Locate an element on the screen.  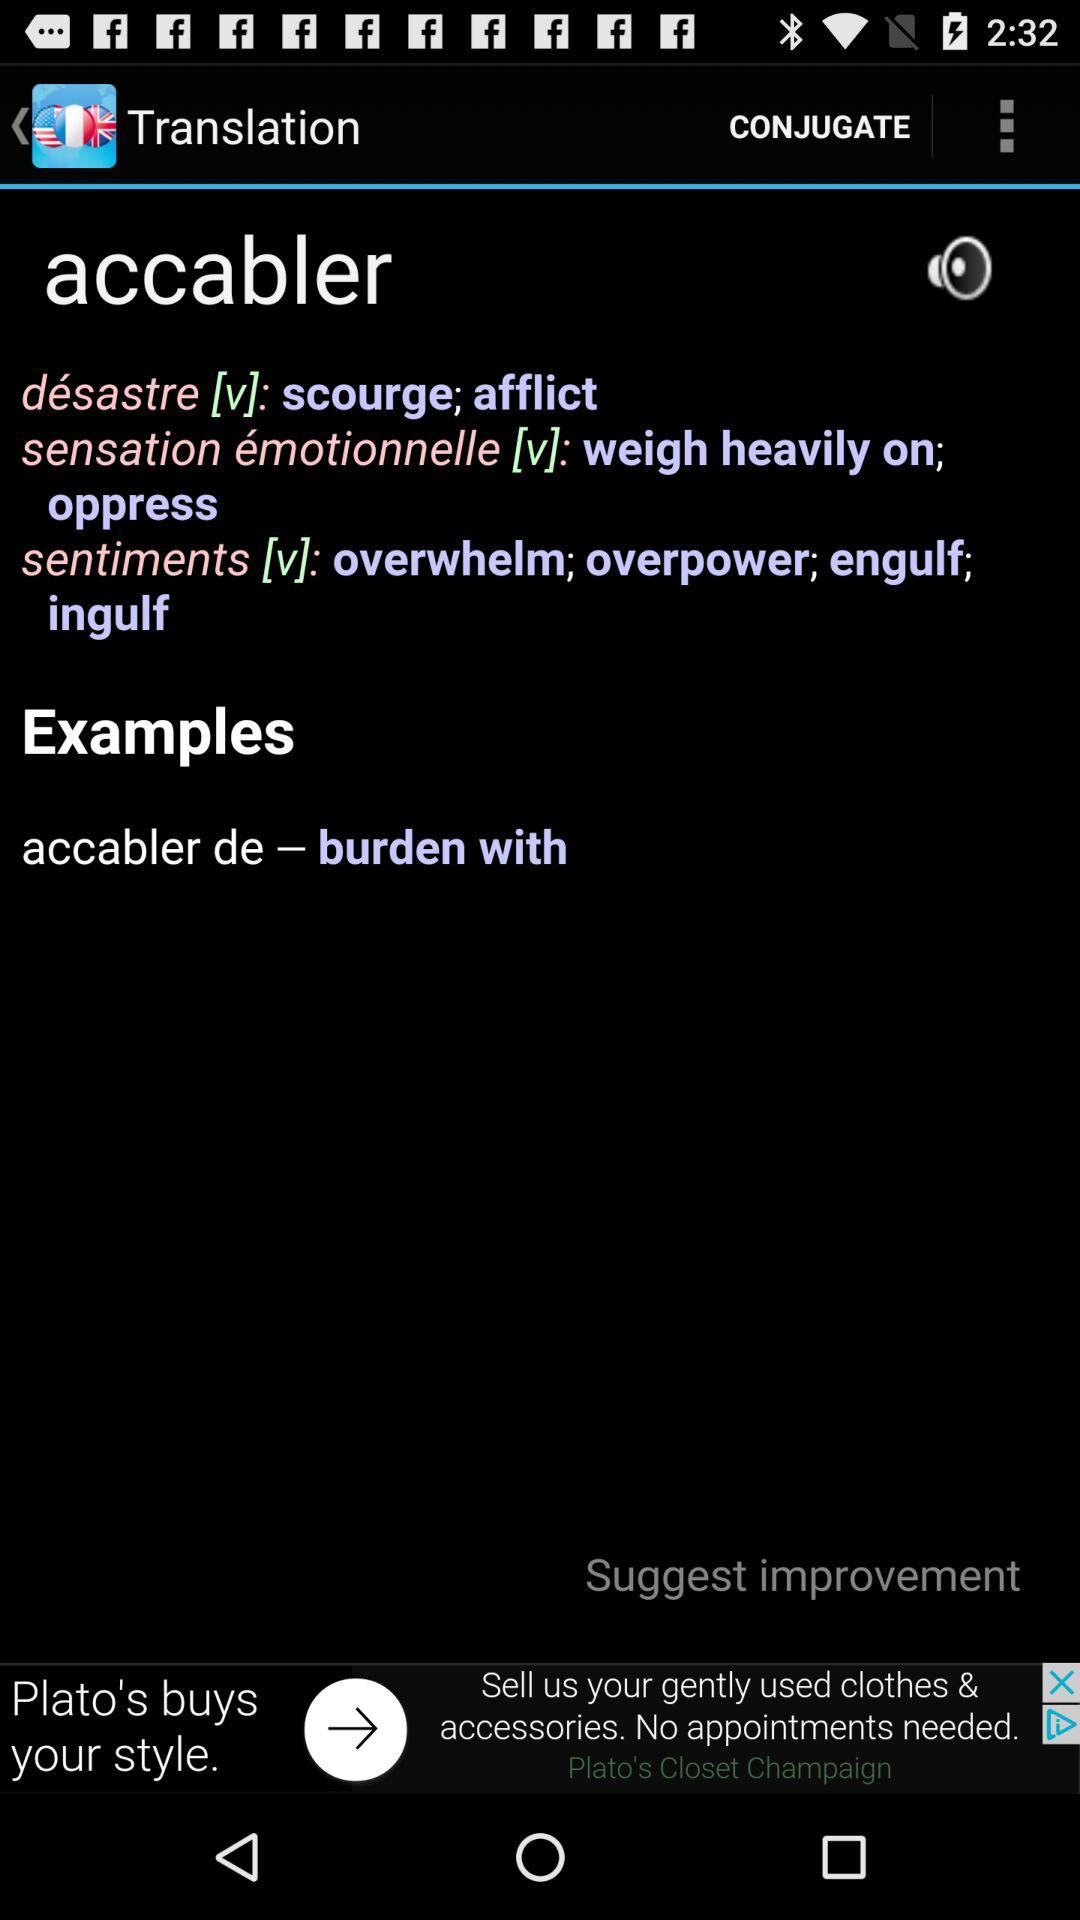
opens up advertisement is located at coordinates (540, 1727).